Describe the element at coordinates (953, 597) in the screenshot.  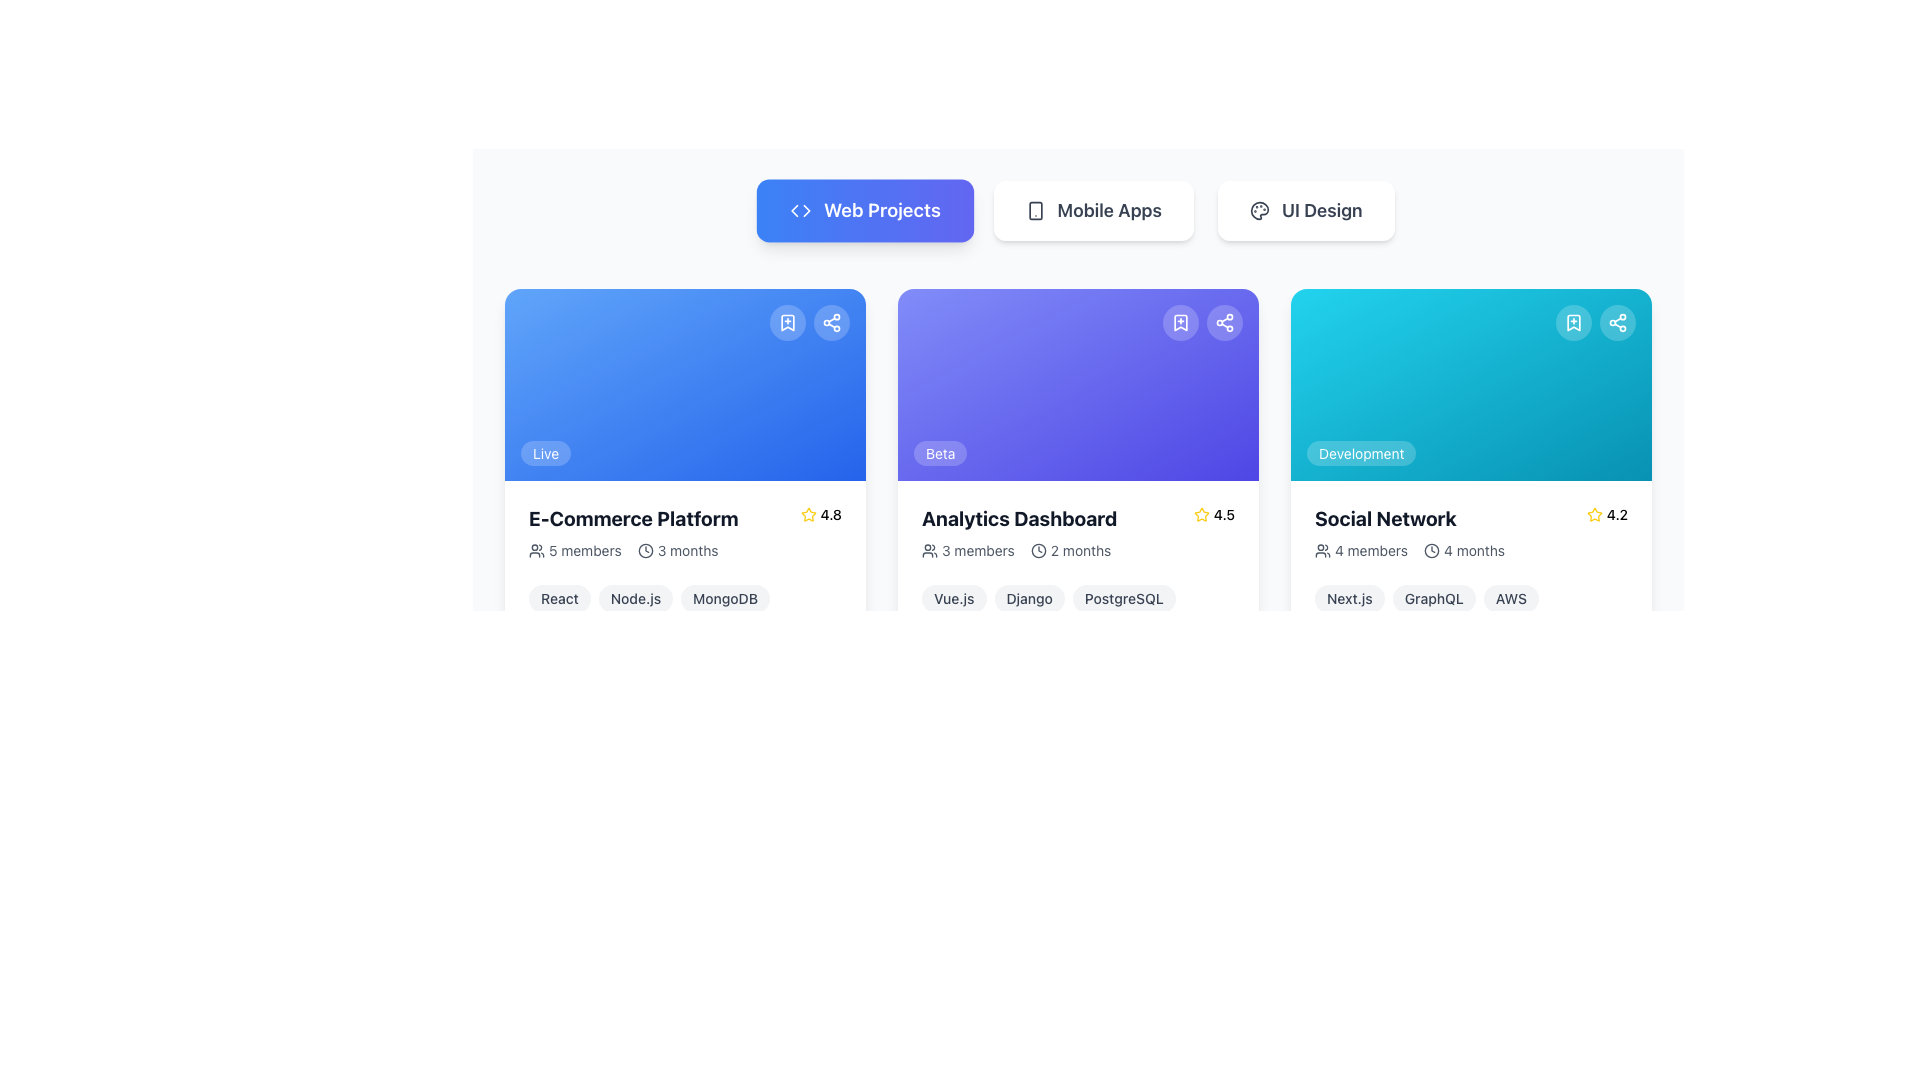
I see `the small, pill-shaped label displaying 'Vue.js' with a light gray background and darker gray text, located in the center-bottom region of the 'Analytics Dashboard' card` at that location.